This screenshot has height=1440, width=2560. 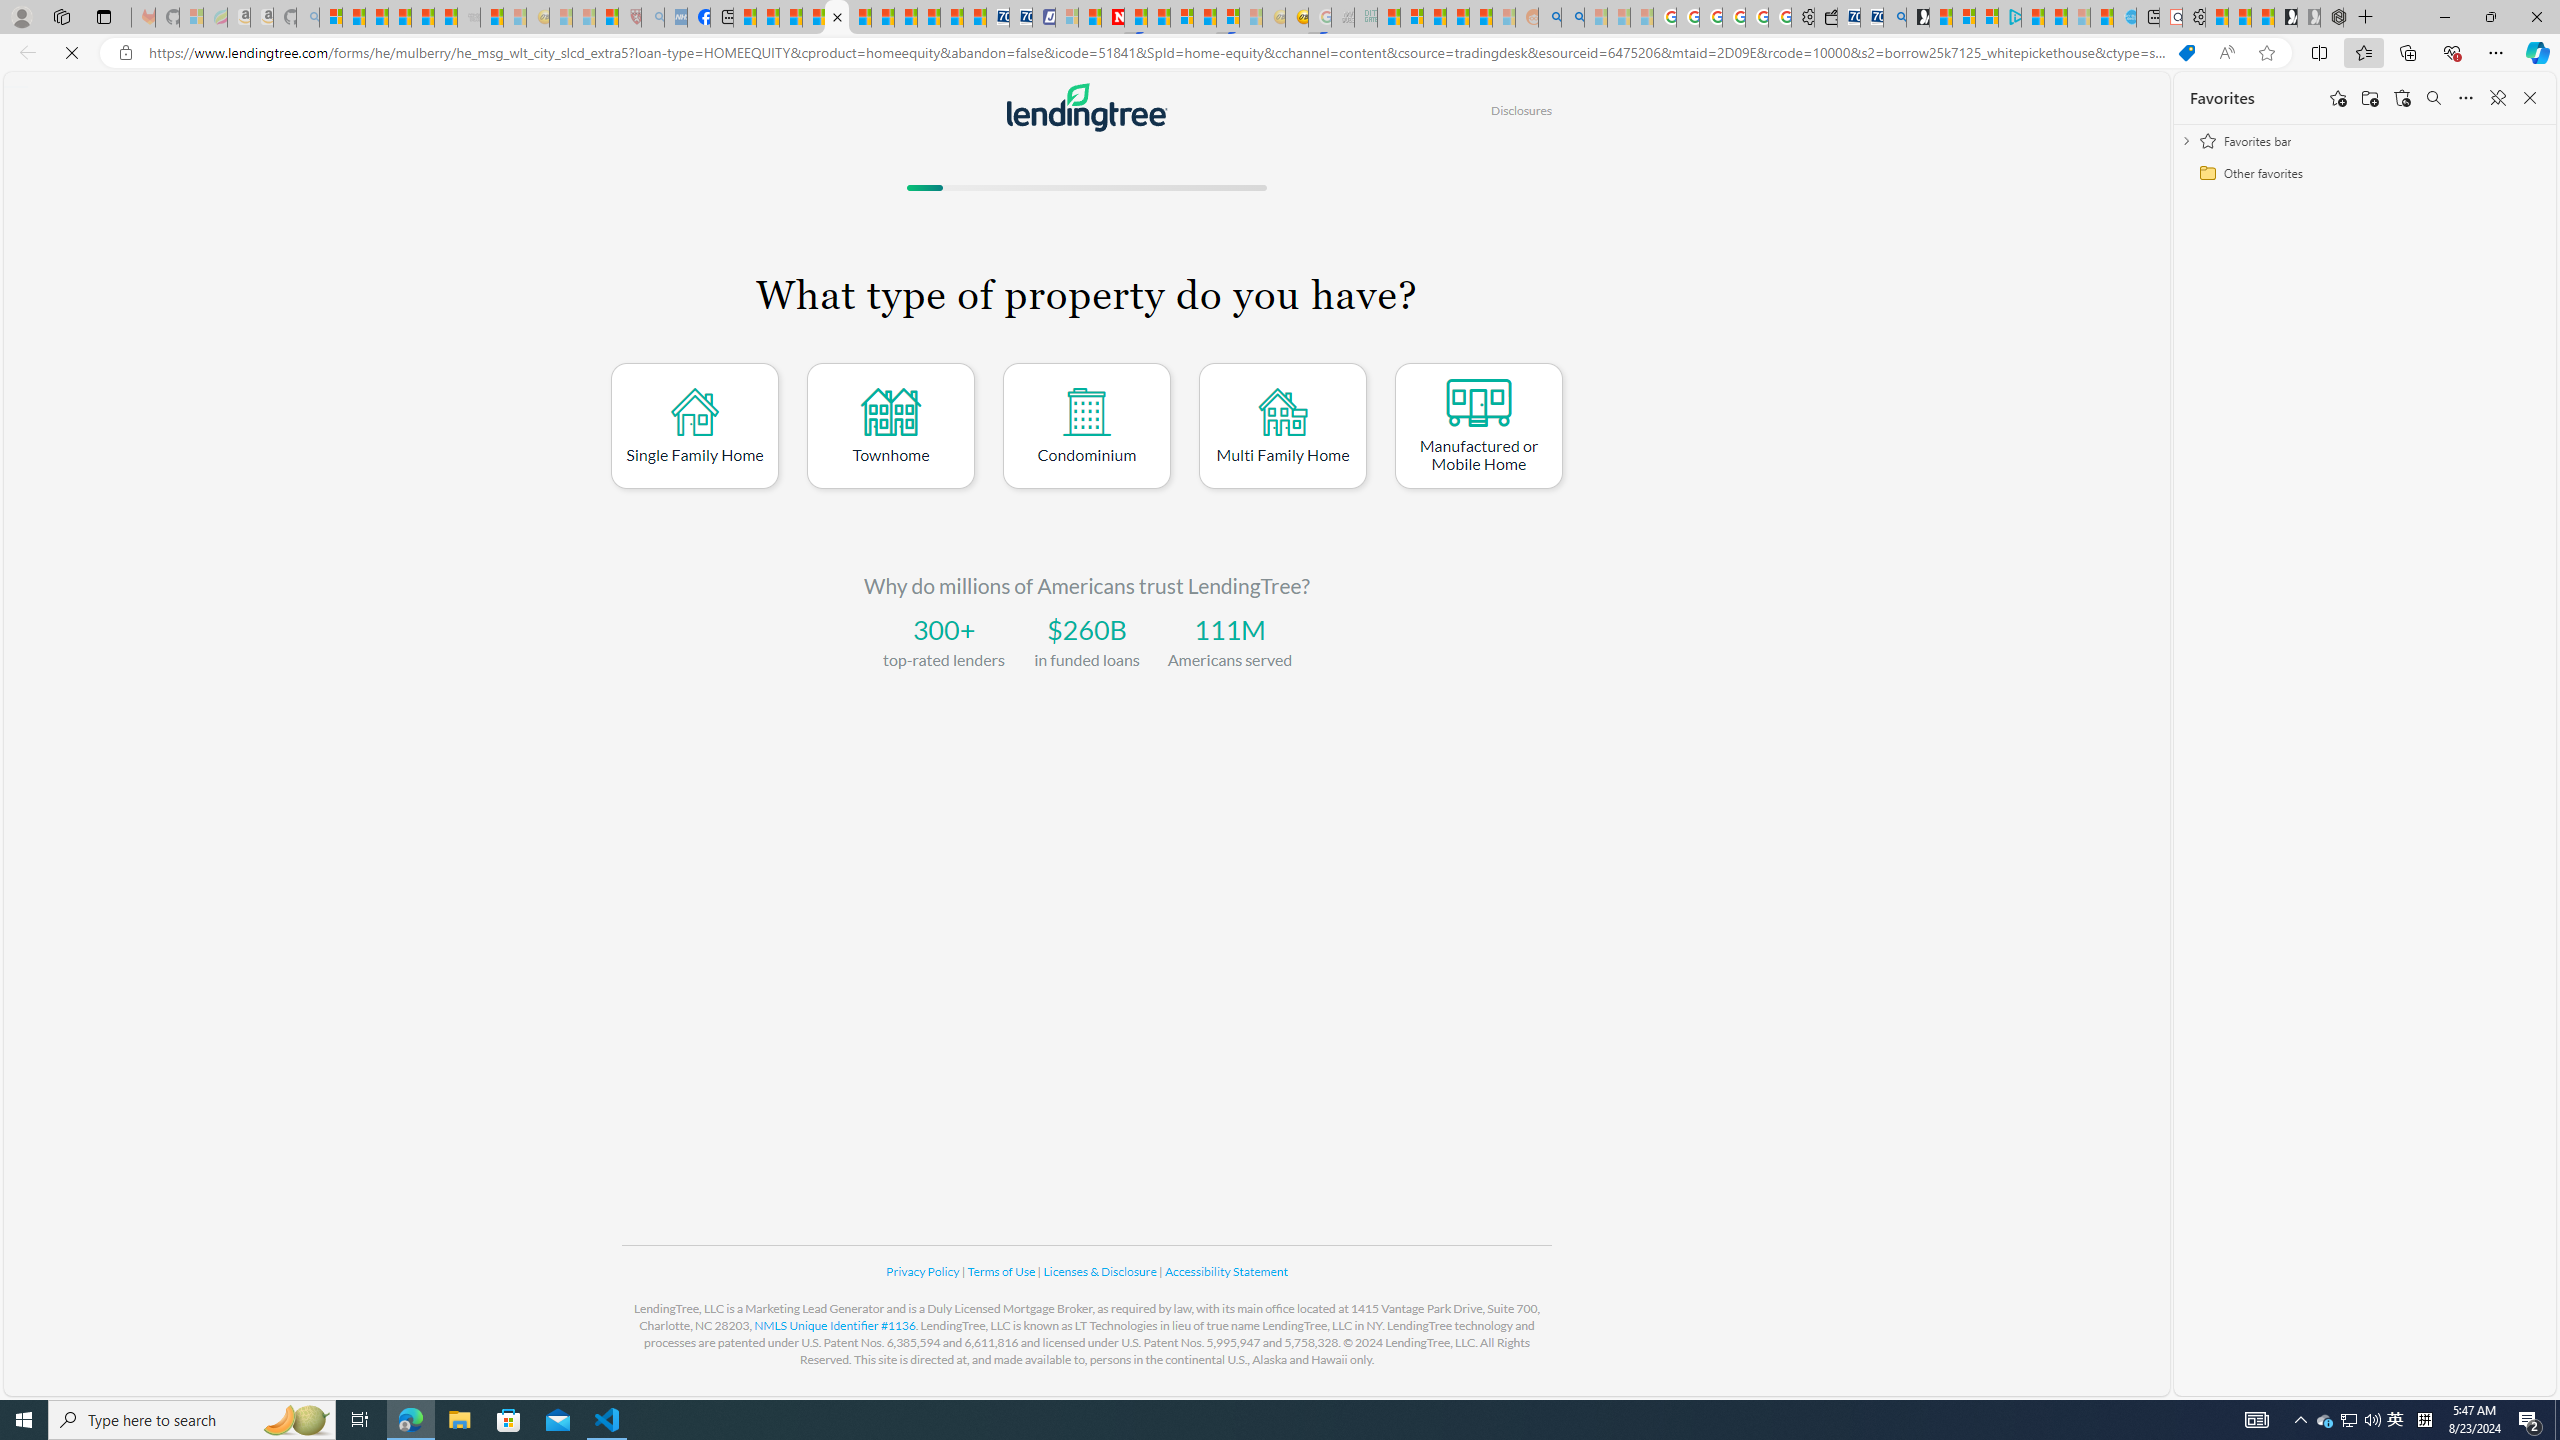 What do you see at coordinates (652, 16) in the screenshot?
I see `'list of asthma inhalers uk - Search - Sleeping'` at bounding box center [652, 16].